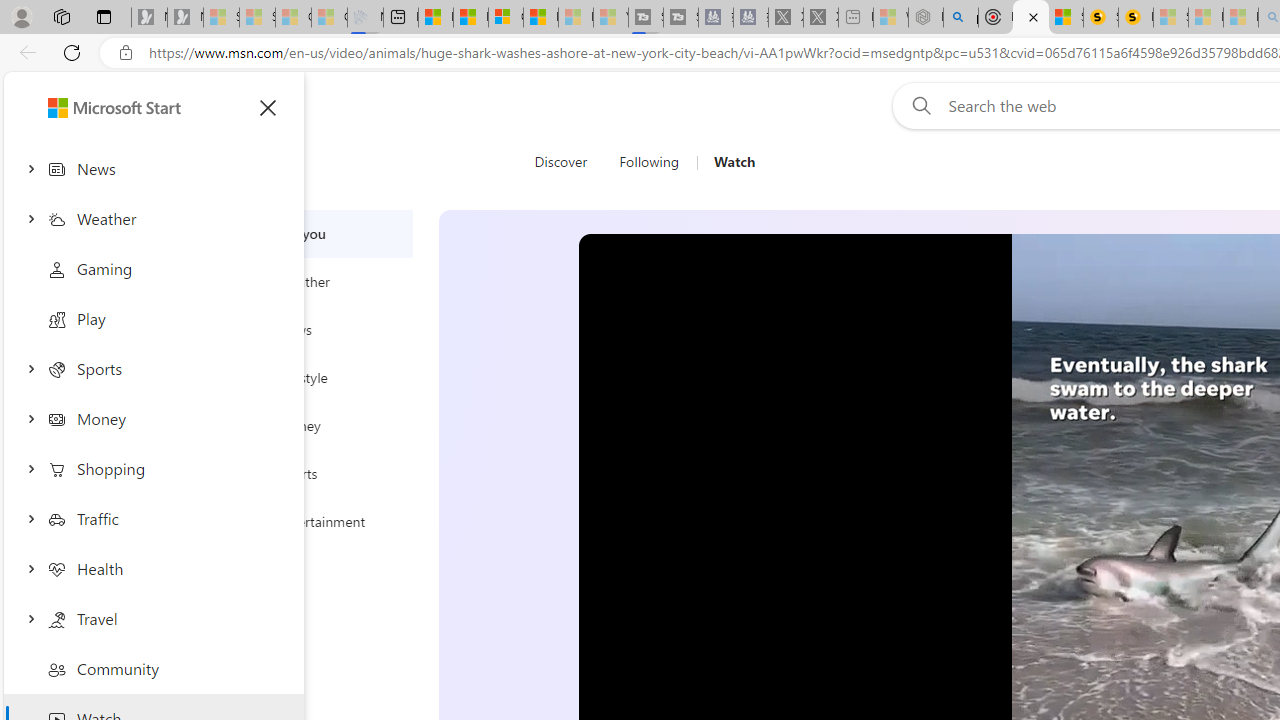  I want to click on 'Watch', so click(733, 162).